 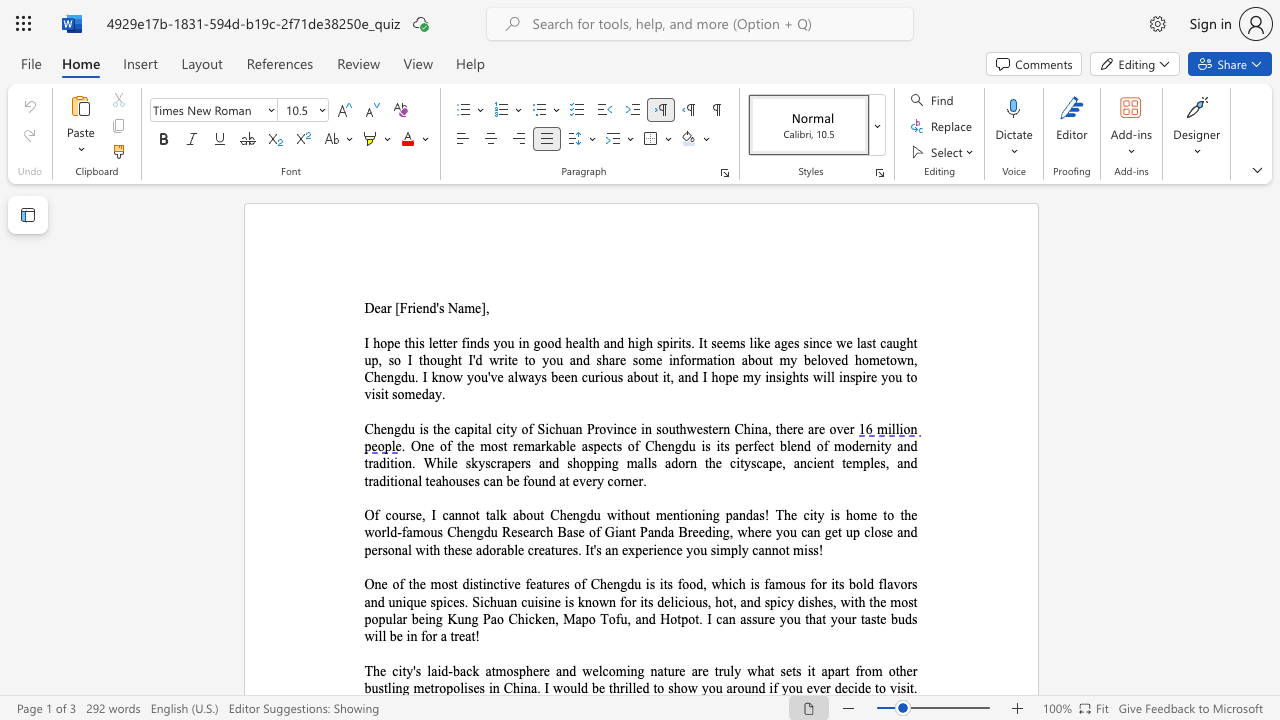 I want to click on the space between the continuous character "s" and "p" in the text, so click(x=855, y=377).